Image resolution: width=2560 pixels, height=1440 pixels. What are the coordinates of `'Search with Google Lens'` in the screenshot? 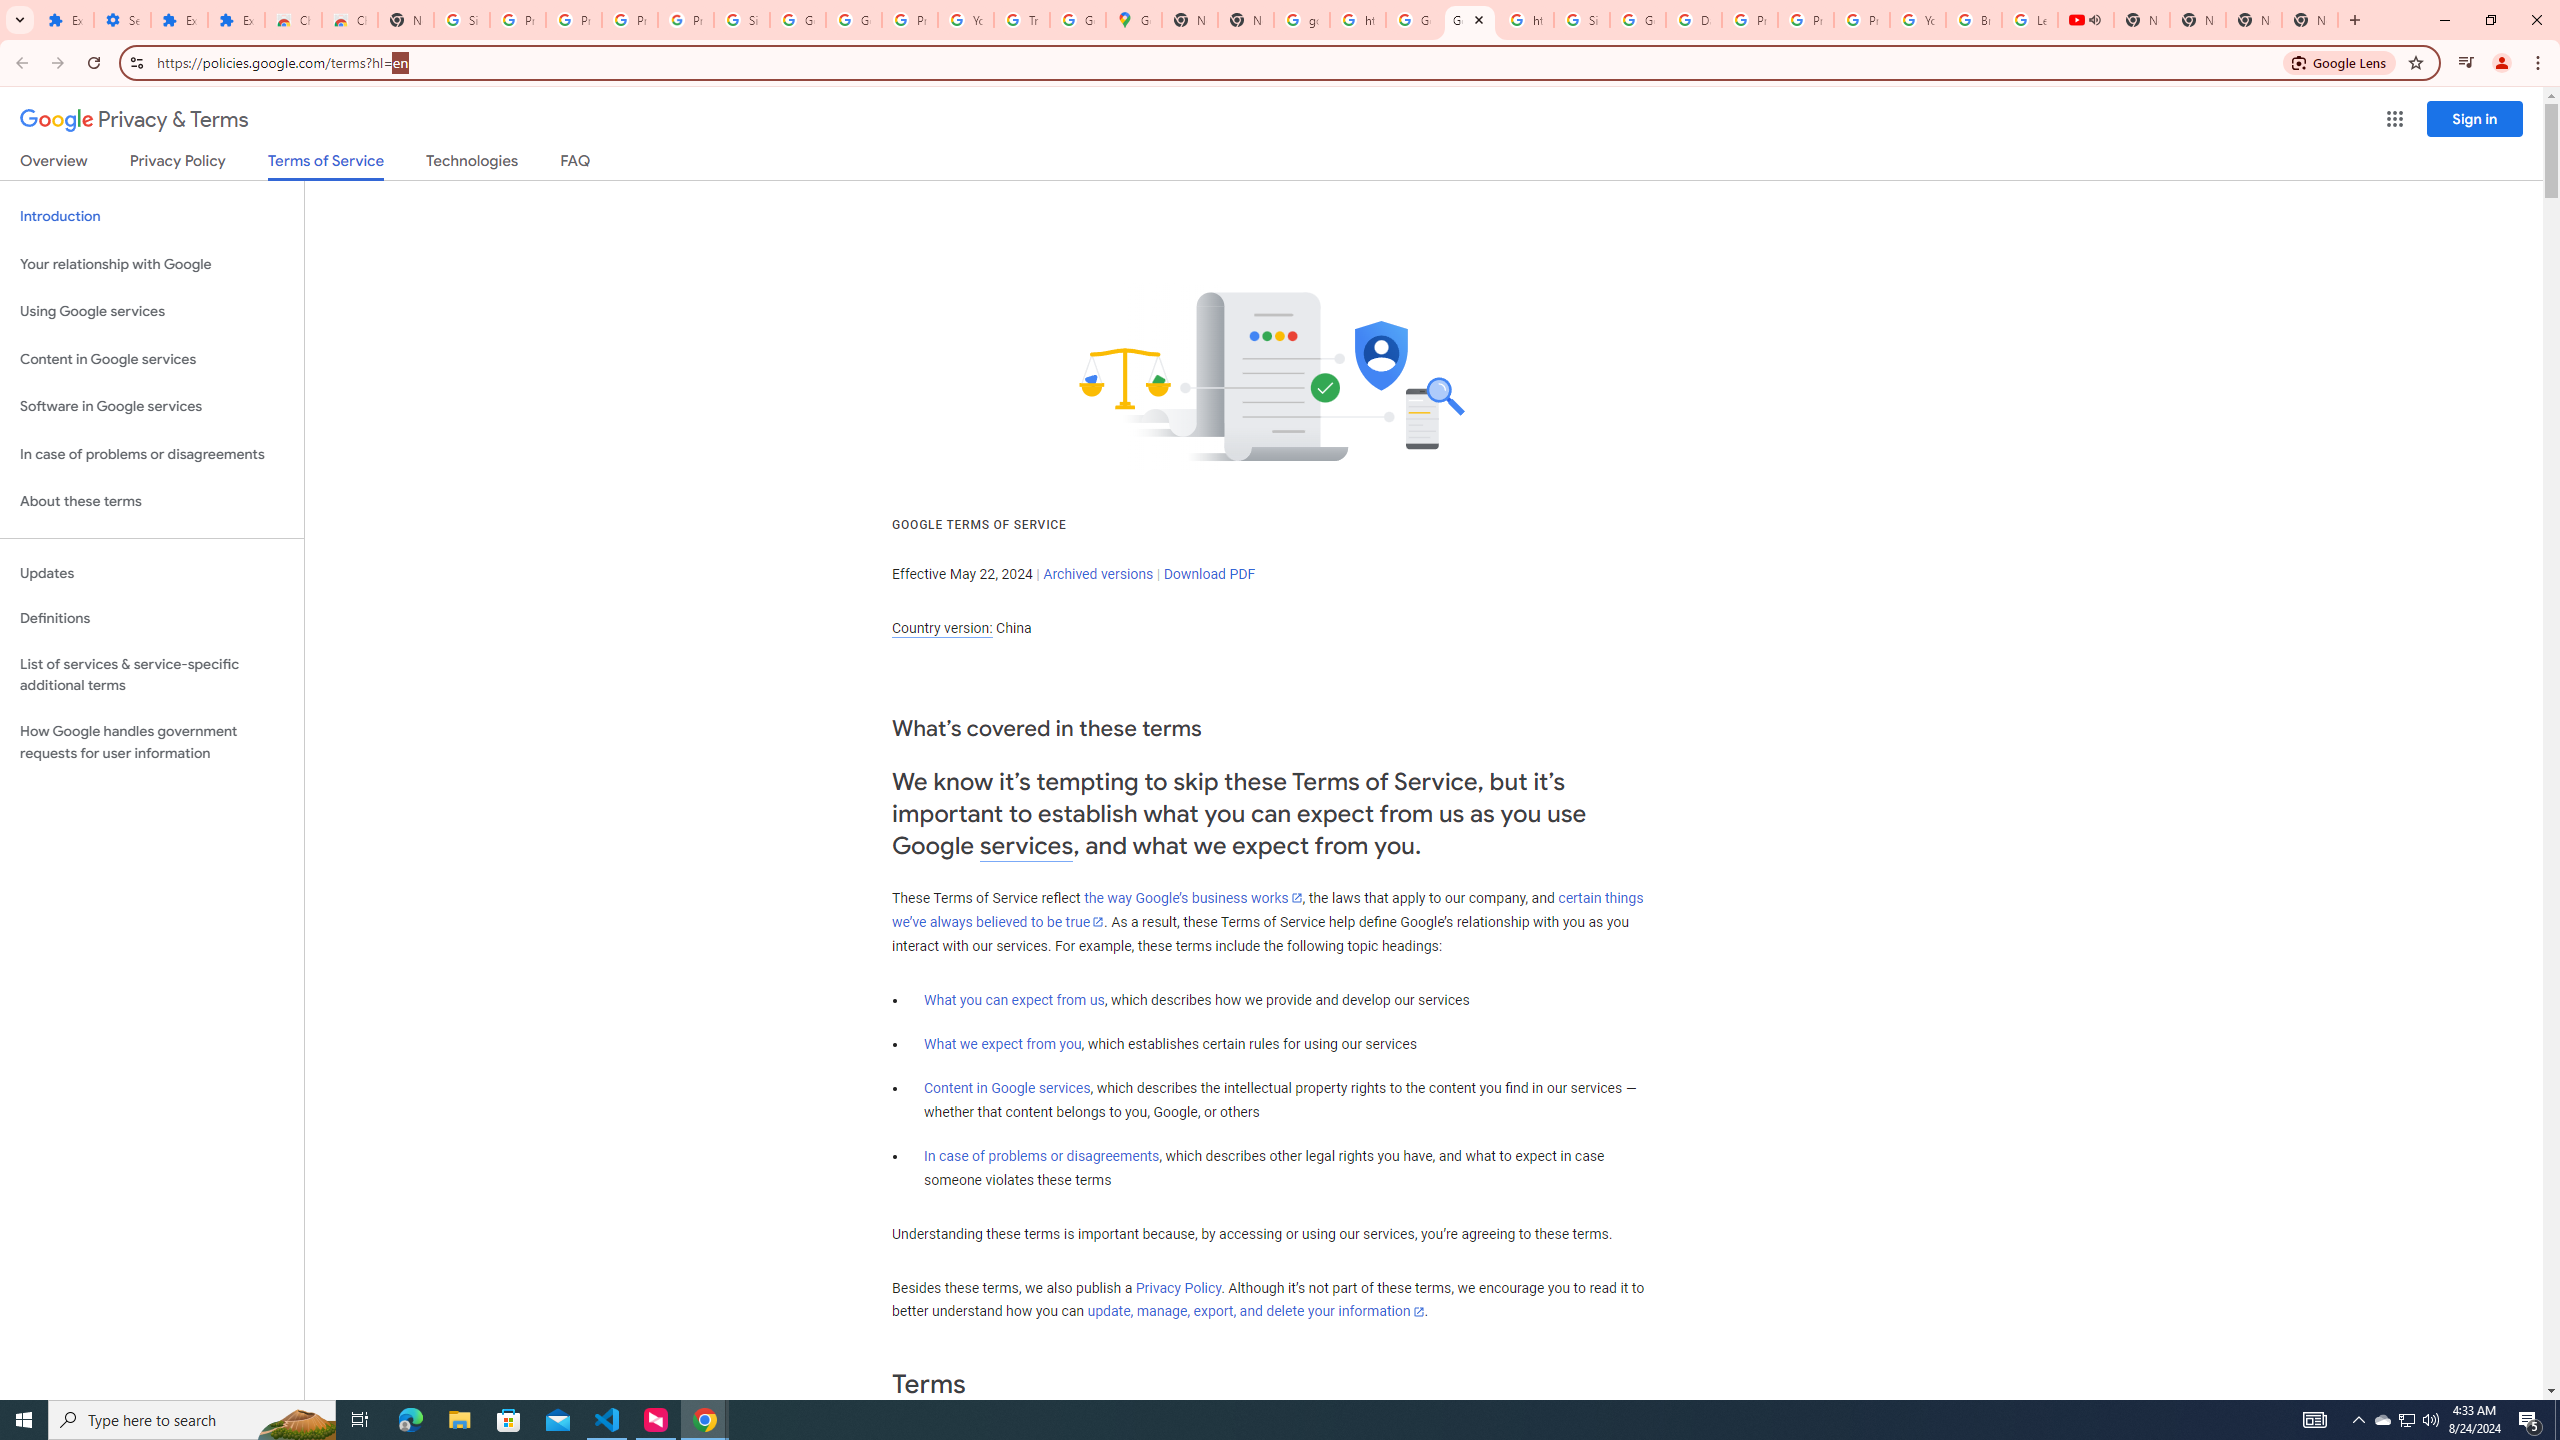 It's located at (2339, 61).